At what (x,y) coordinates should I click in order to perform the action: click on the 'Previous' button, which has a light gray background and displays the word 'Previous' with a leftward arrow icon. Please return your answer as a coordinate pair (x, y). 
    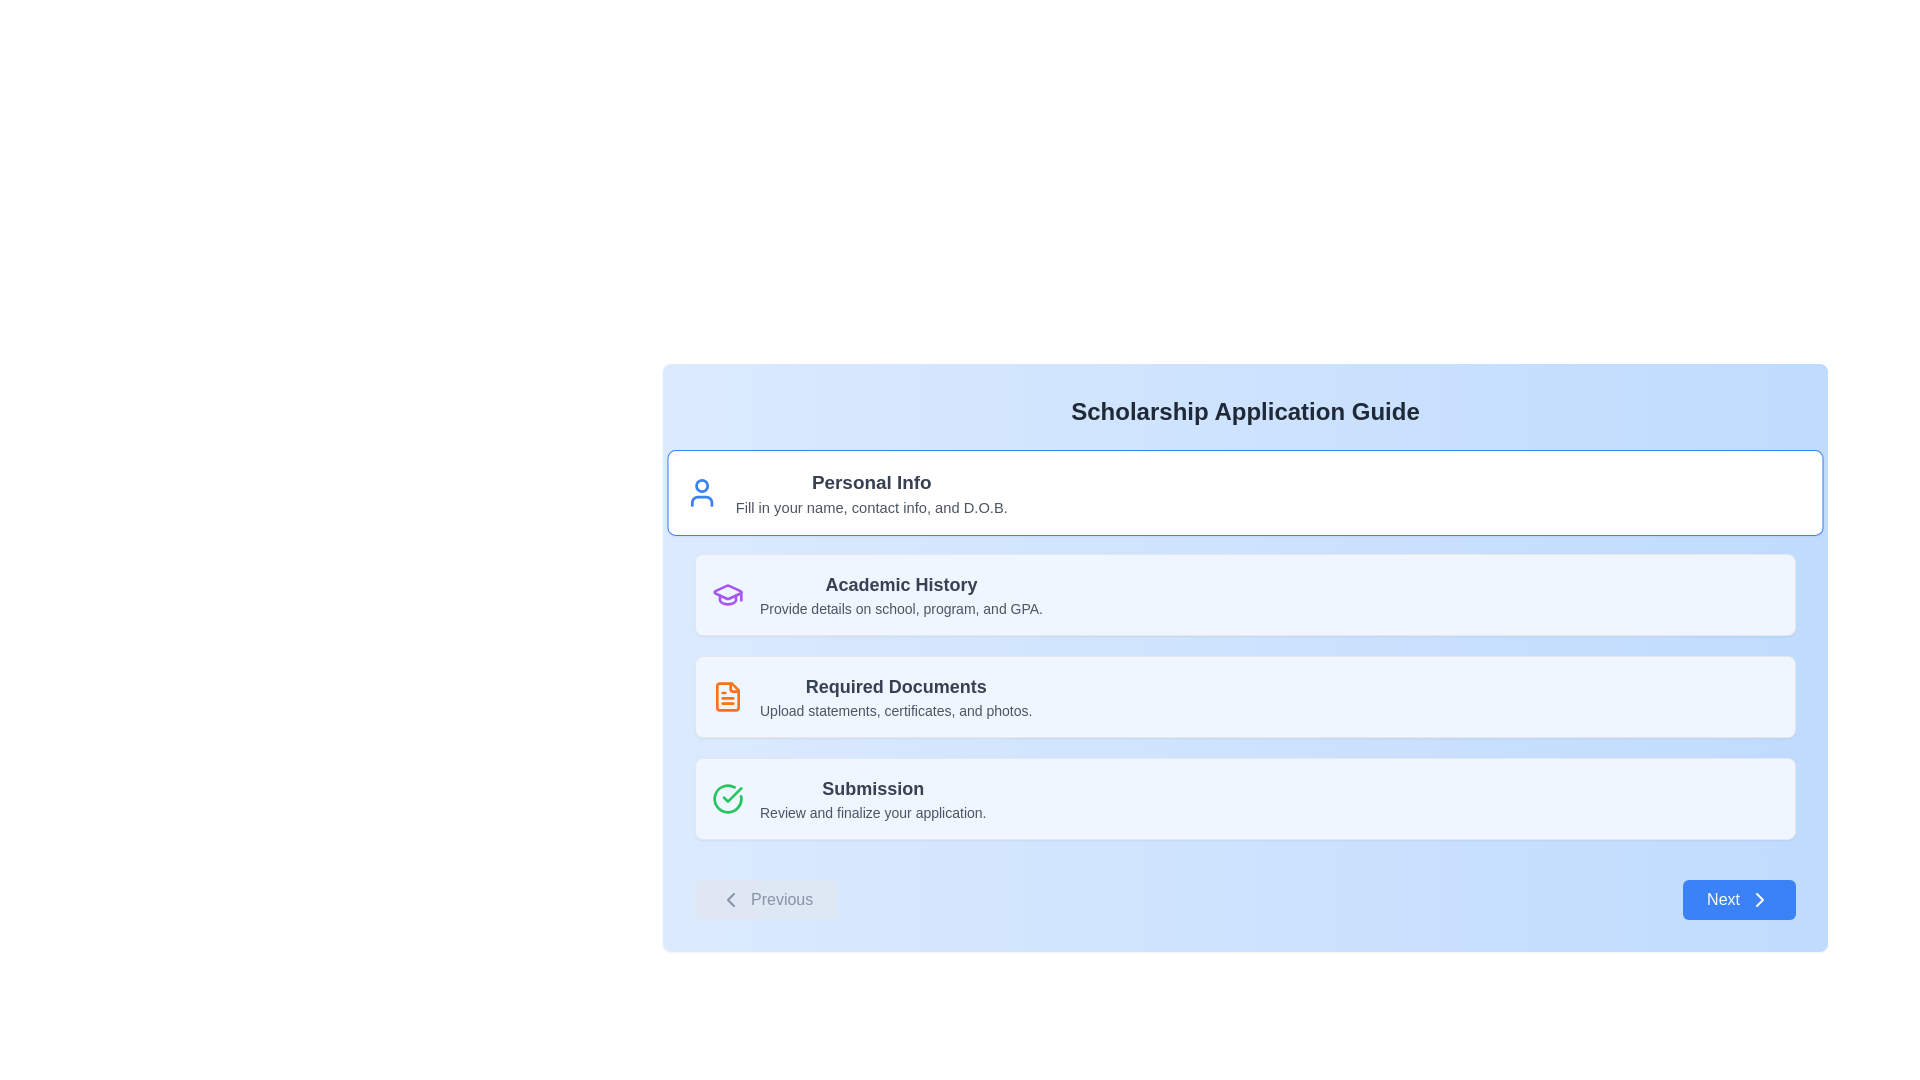
    Looking at the image, I should click on (765, 898).